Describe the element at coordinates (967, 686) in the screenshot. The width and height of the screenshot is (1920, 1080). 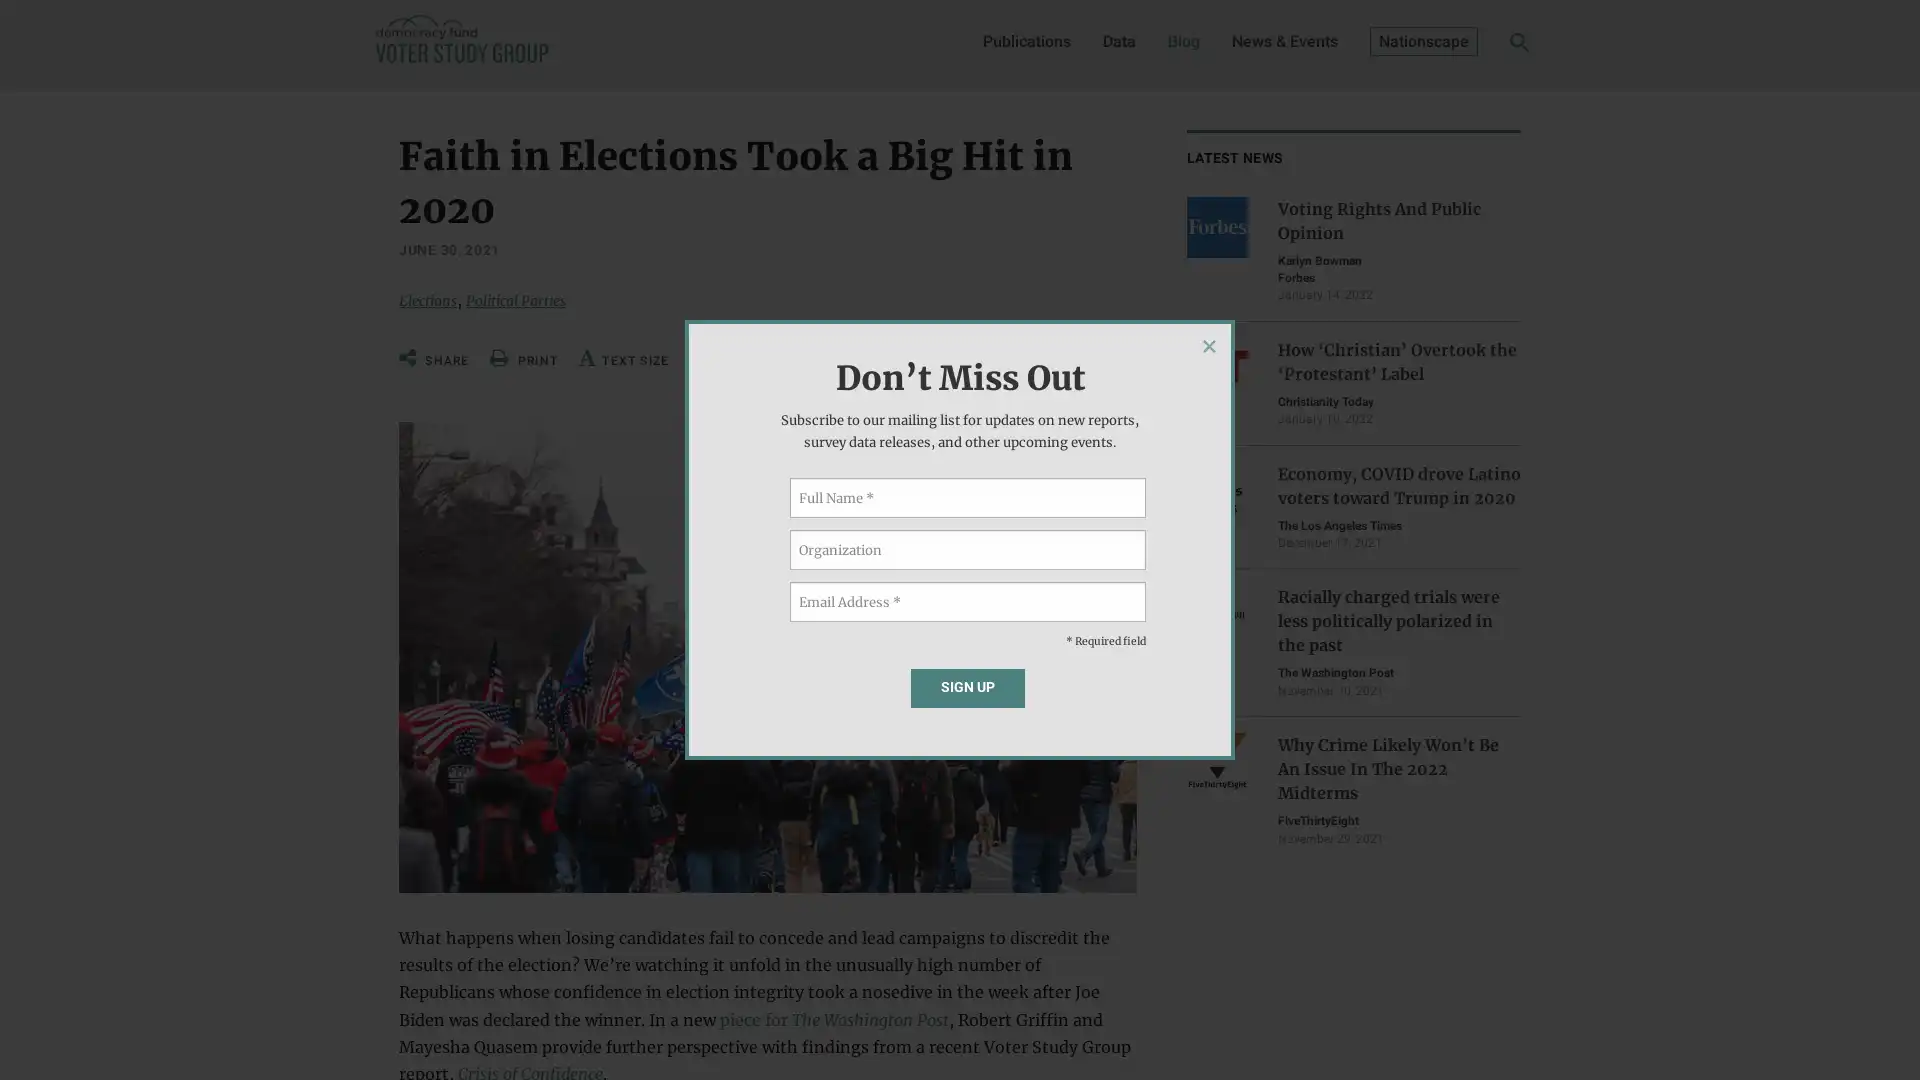
I see `SIGN UP` at that location.